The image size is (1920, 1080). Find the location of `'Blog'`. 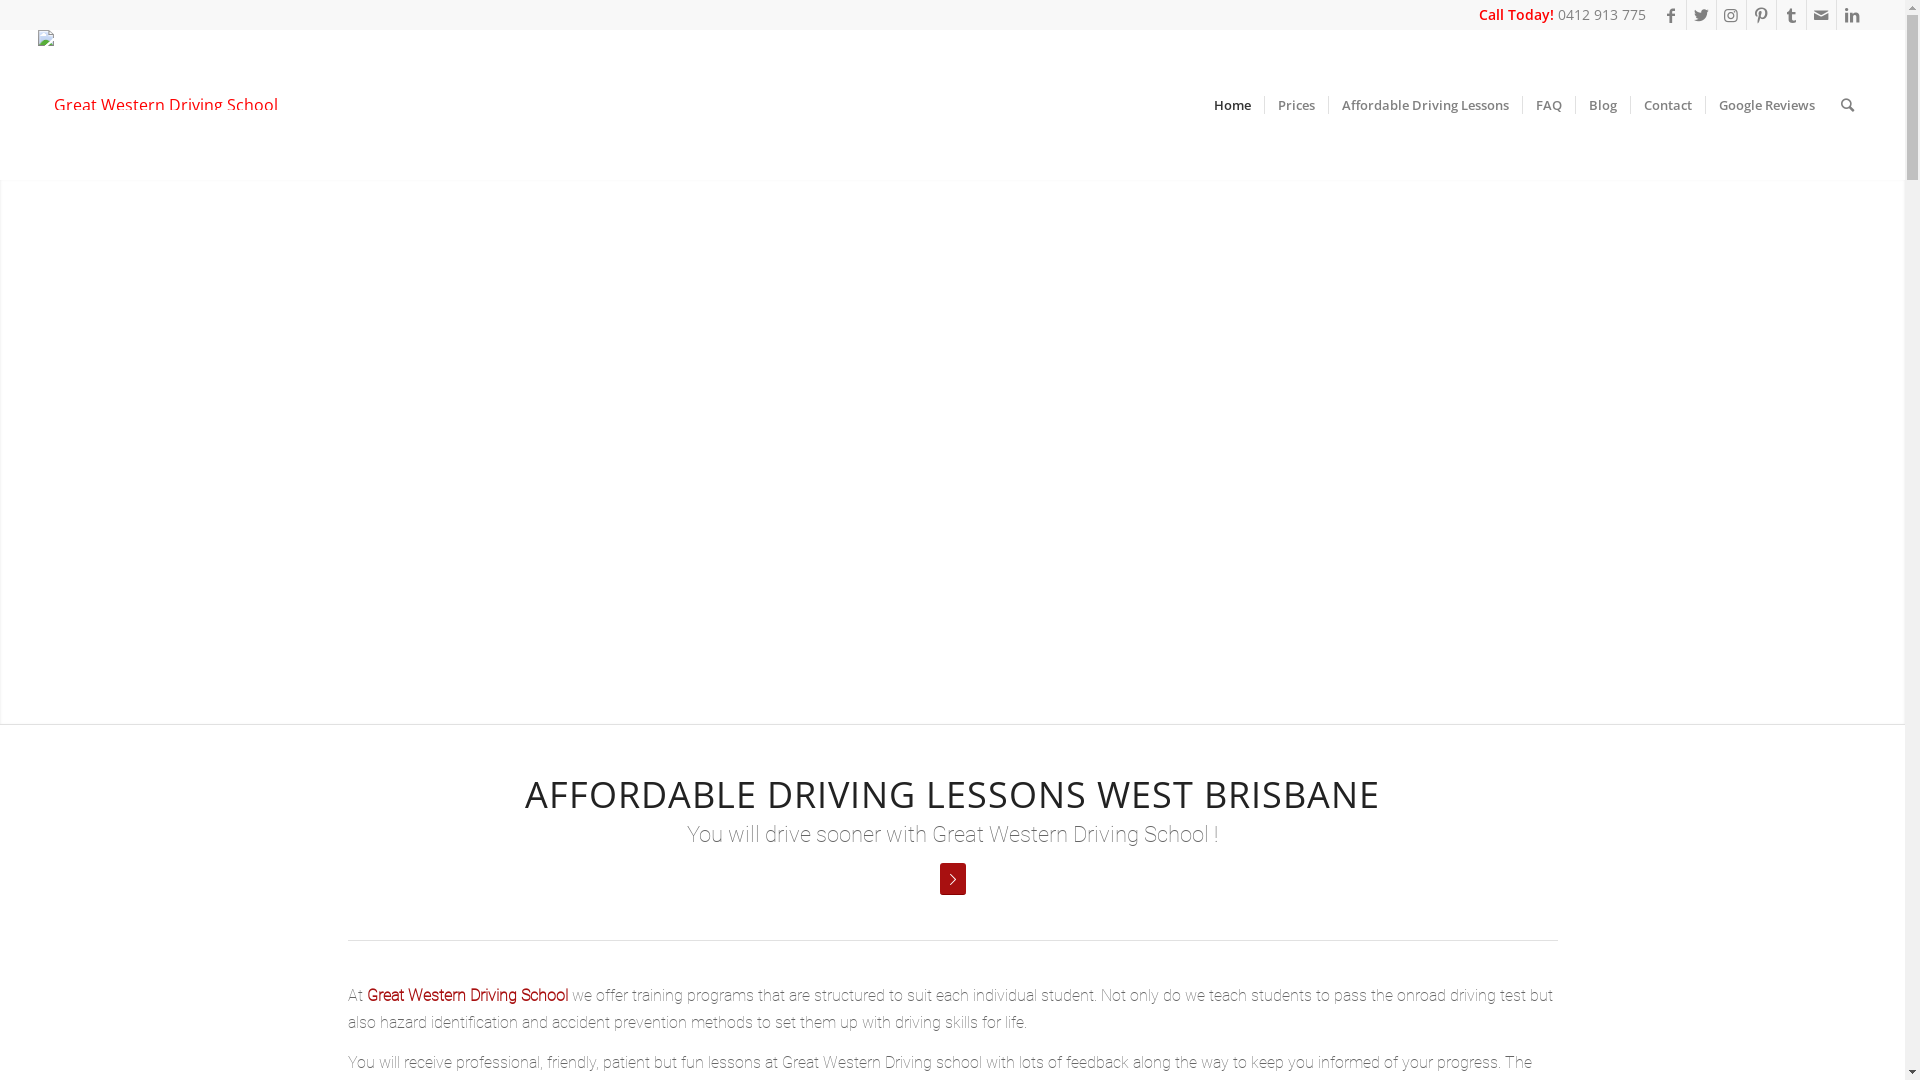

'Blog' is located at coordinates (1602, 104).